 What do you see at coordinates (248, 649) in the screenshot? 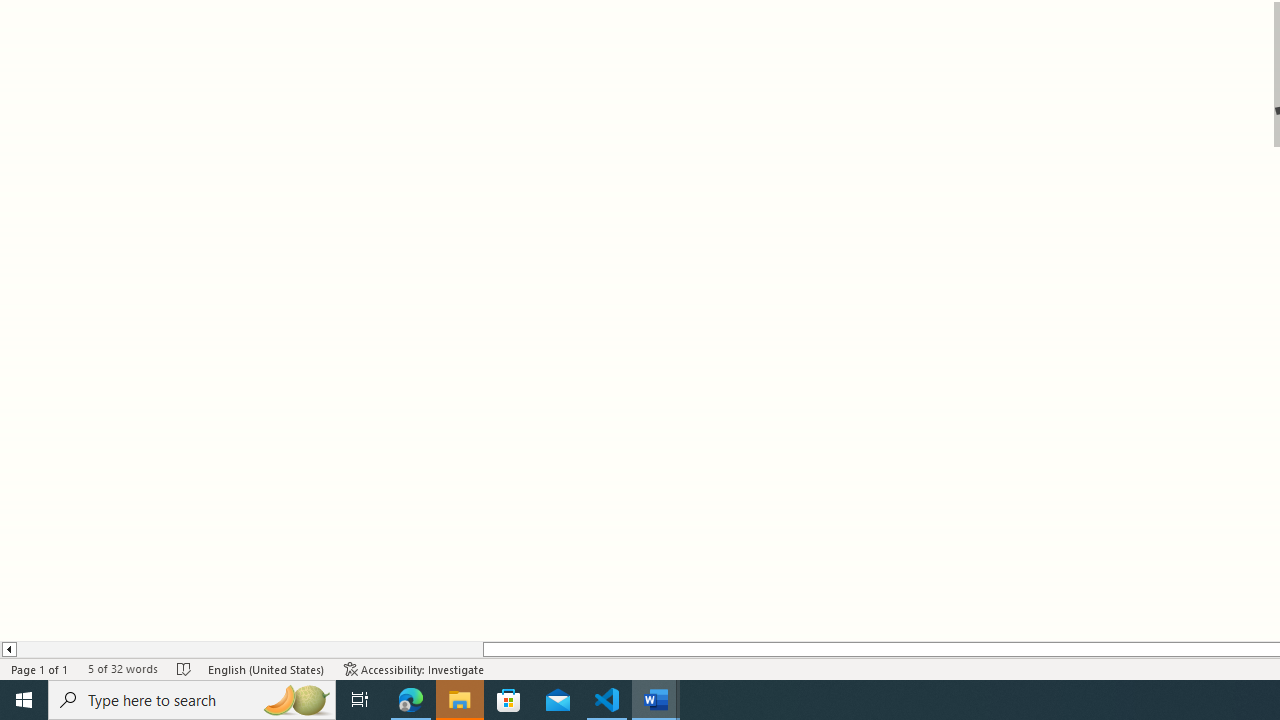
I see `'Page left'` at bounding box center [248, 649].